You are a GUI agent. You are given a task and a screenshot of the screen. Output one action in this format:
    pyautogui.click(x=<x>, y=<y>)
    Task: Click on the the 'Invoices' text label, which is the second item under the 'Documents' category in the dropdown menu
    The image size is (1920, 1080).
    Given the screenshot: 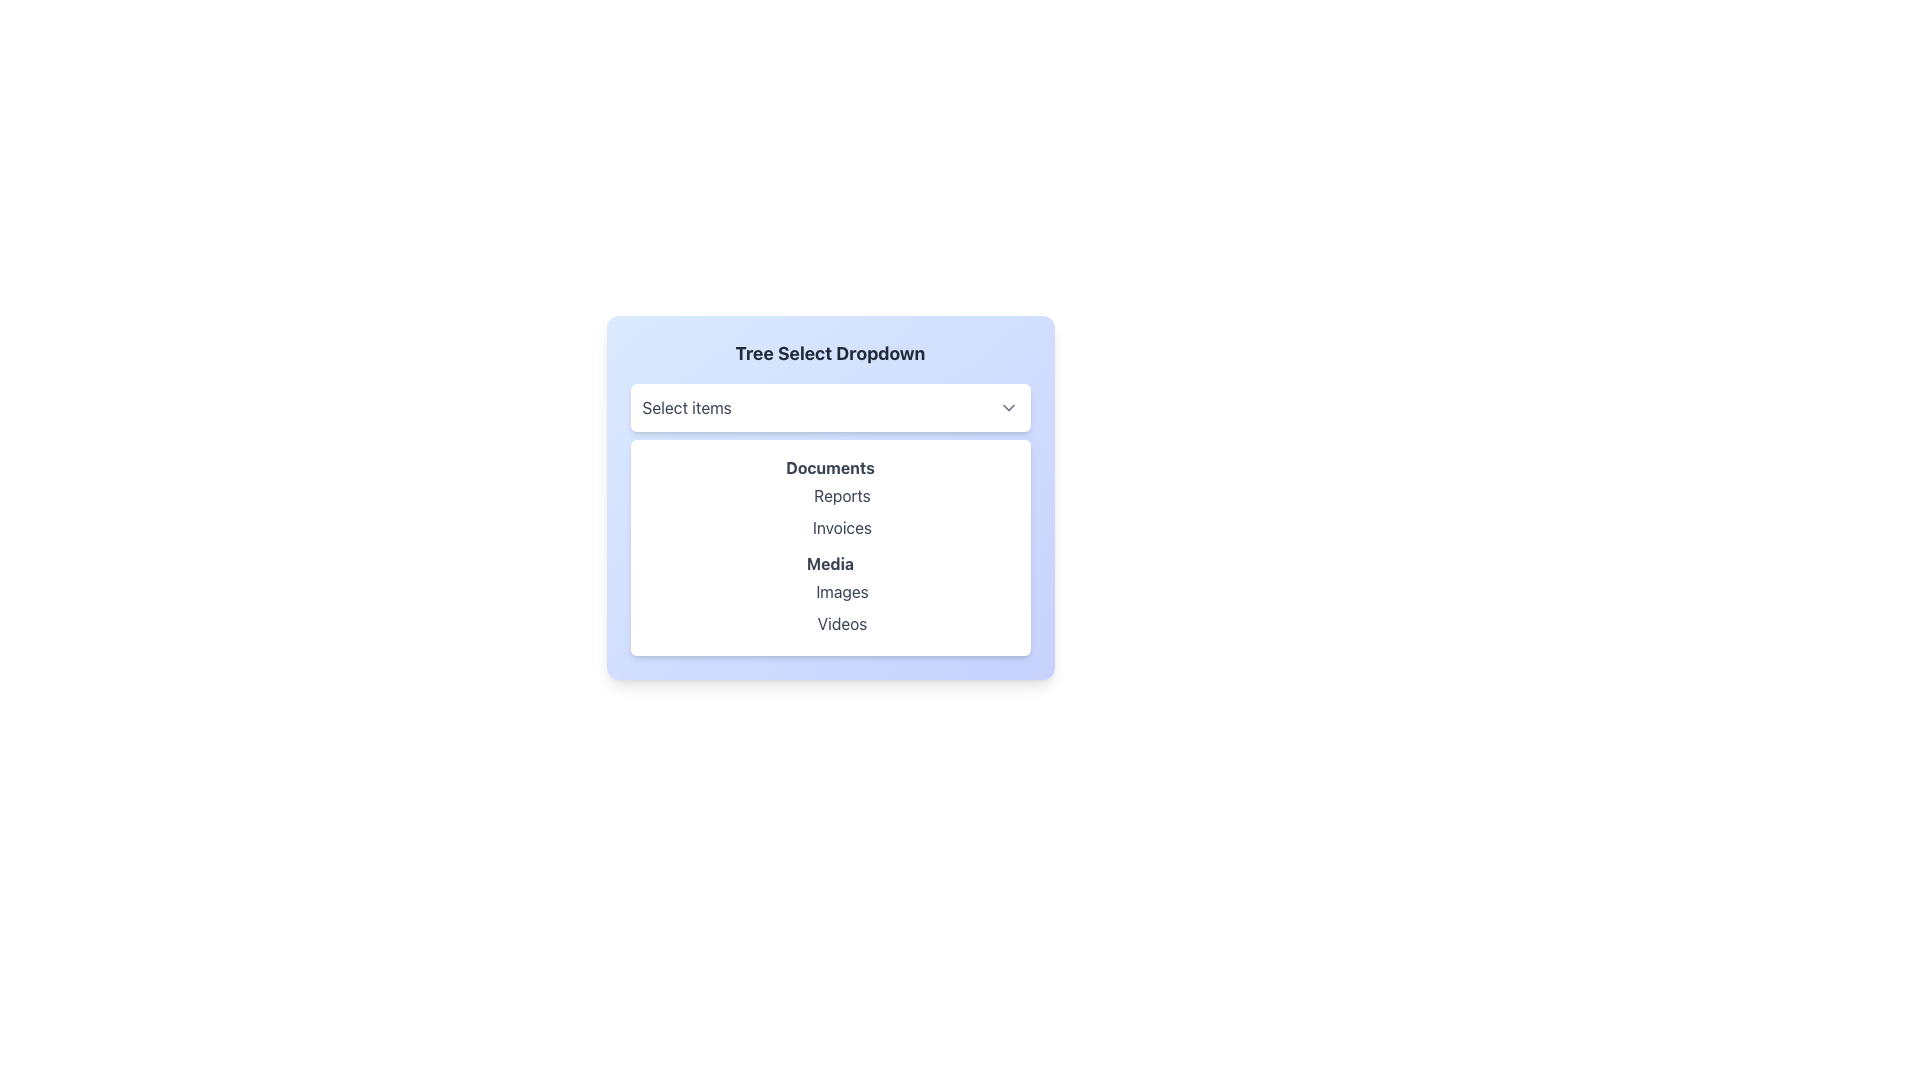 What is the action you would take?
    pyautogui.click(x=838, y=527)
    